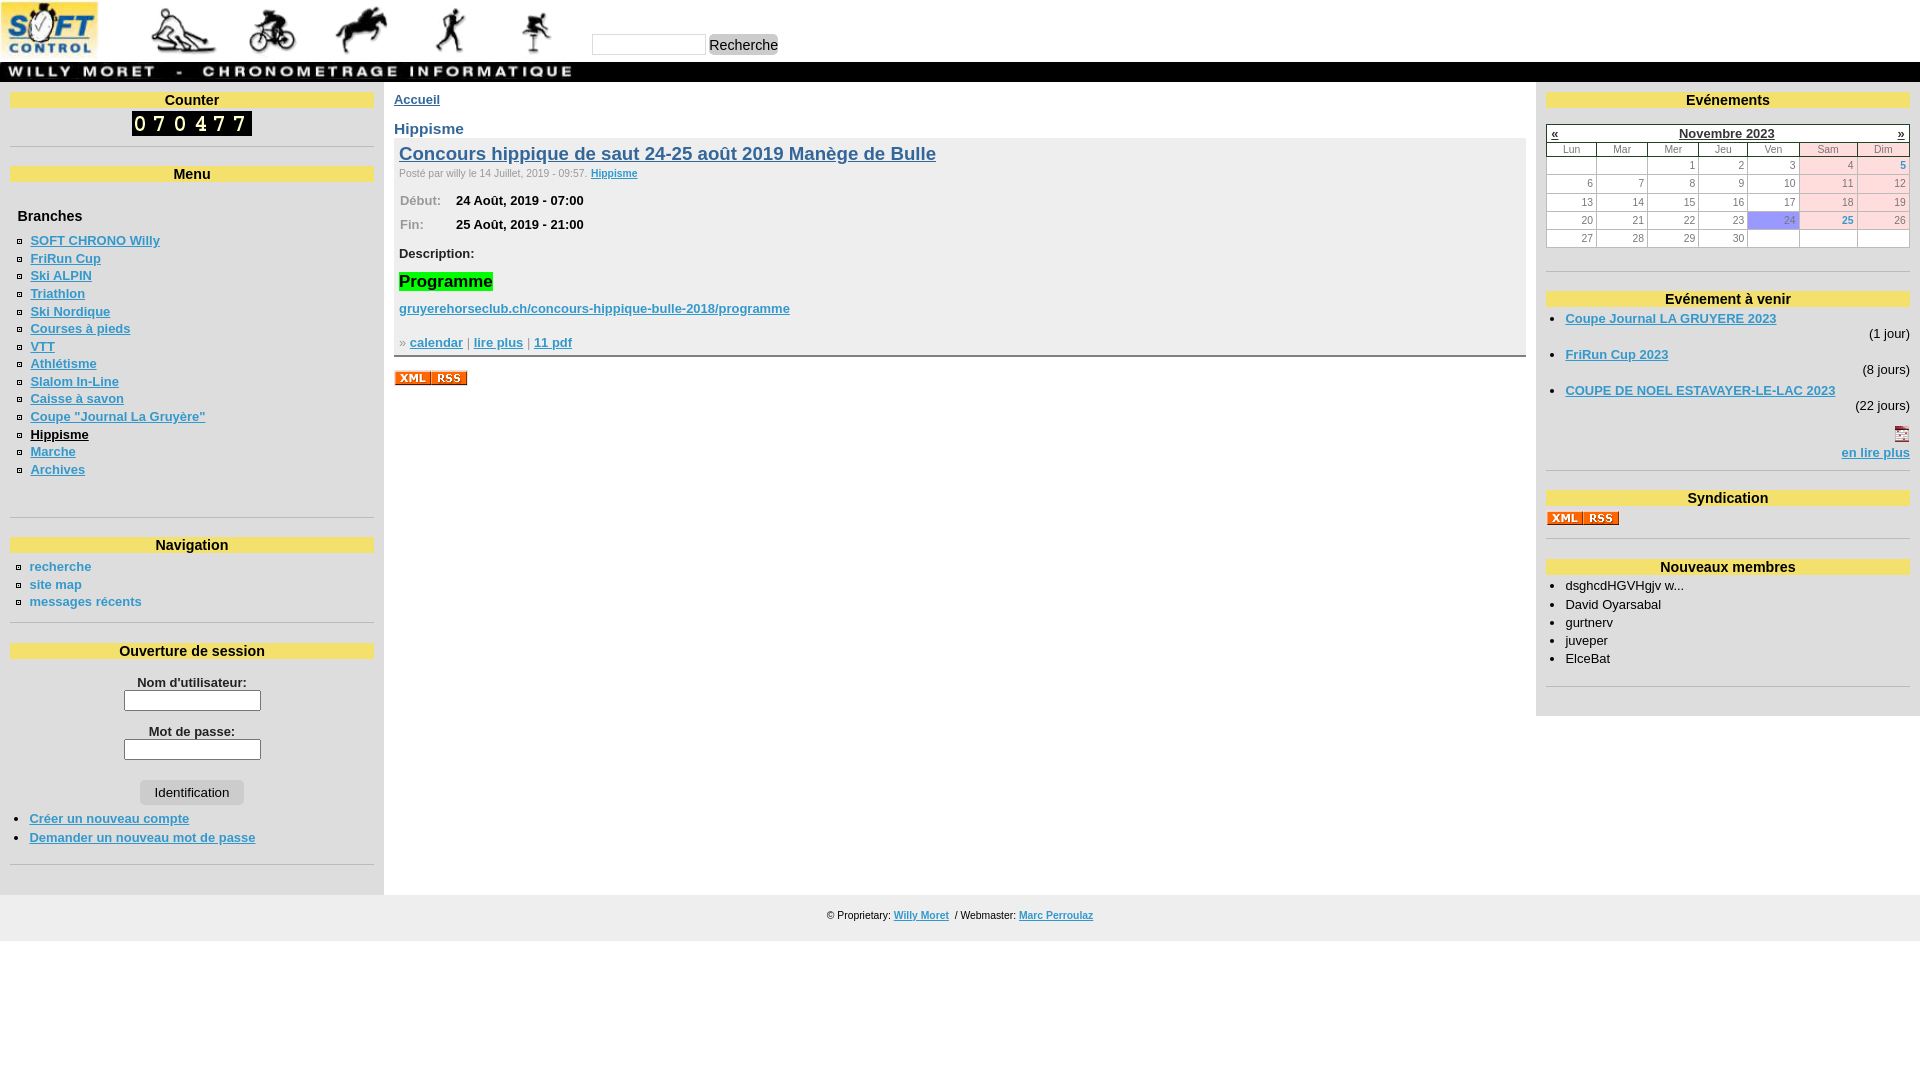 Image resolution: width=1920 pixels, height=1080 pixels. I want to click on 'Add this calendar to your iCalendar', so click(1900, 436).